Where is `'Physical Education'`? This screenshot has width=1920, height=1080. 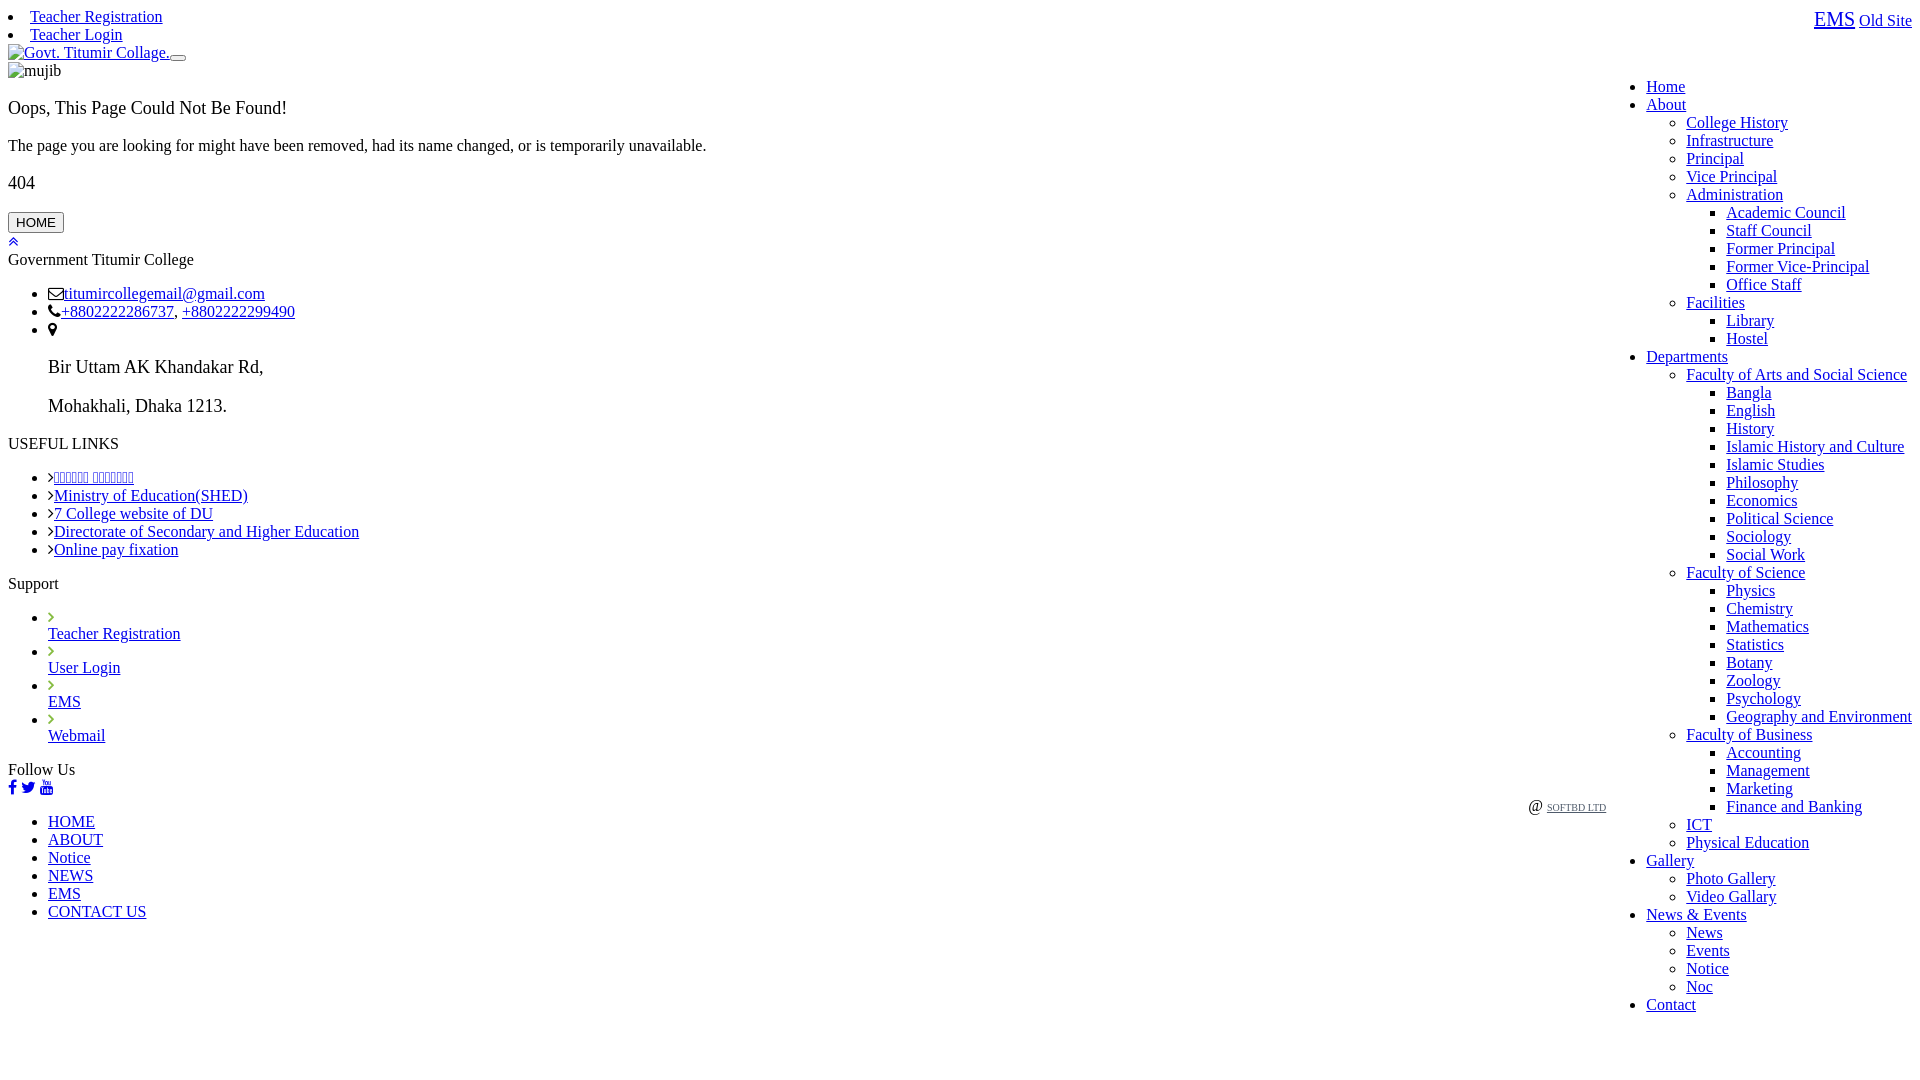 'Physical Education' is located at coordinates (1746, 842).